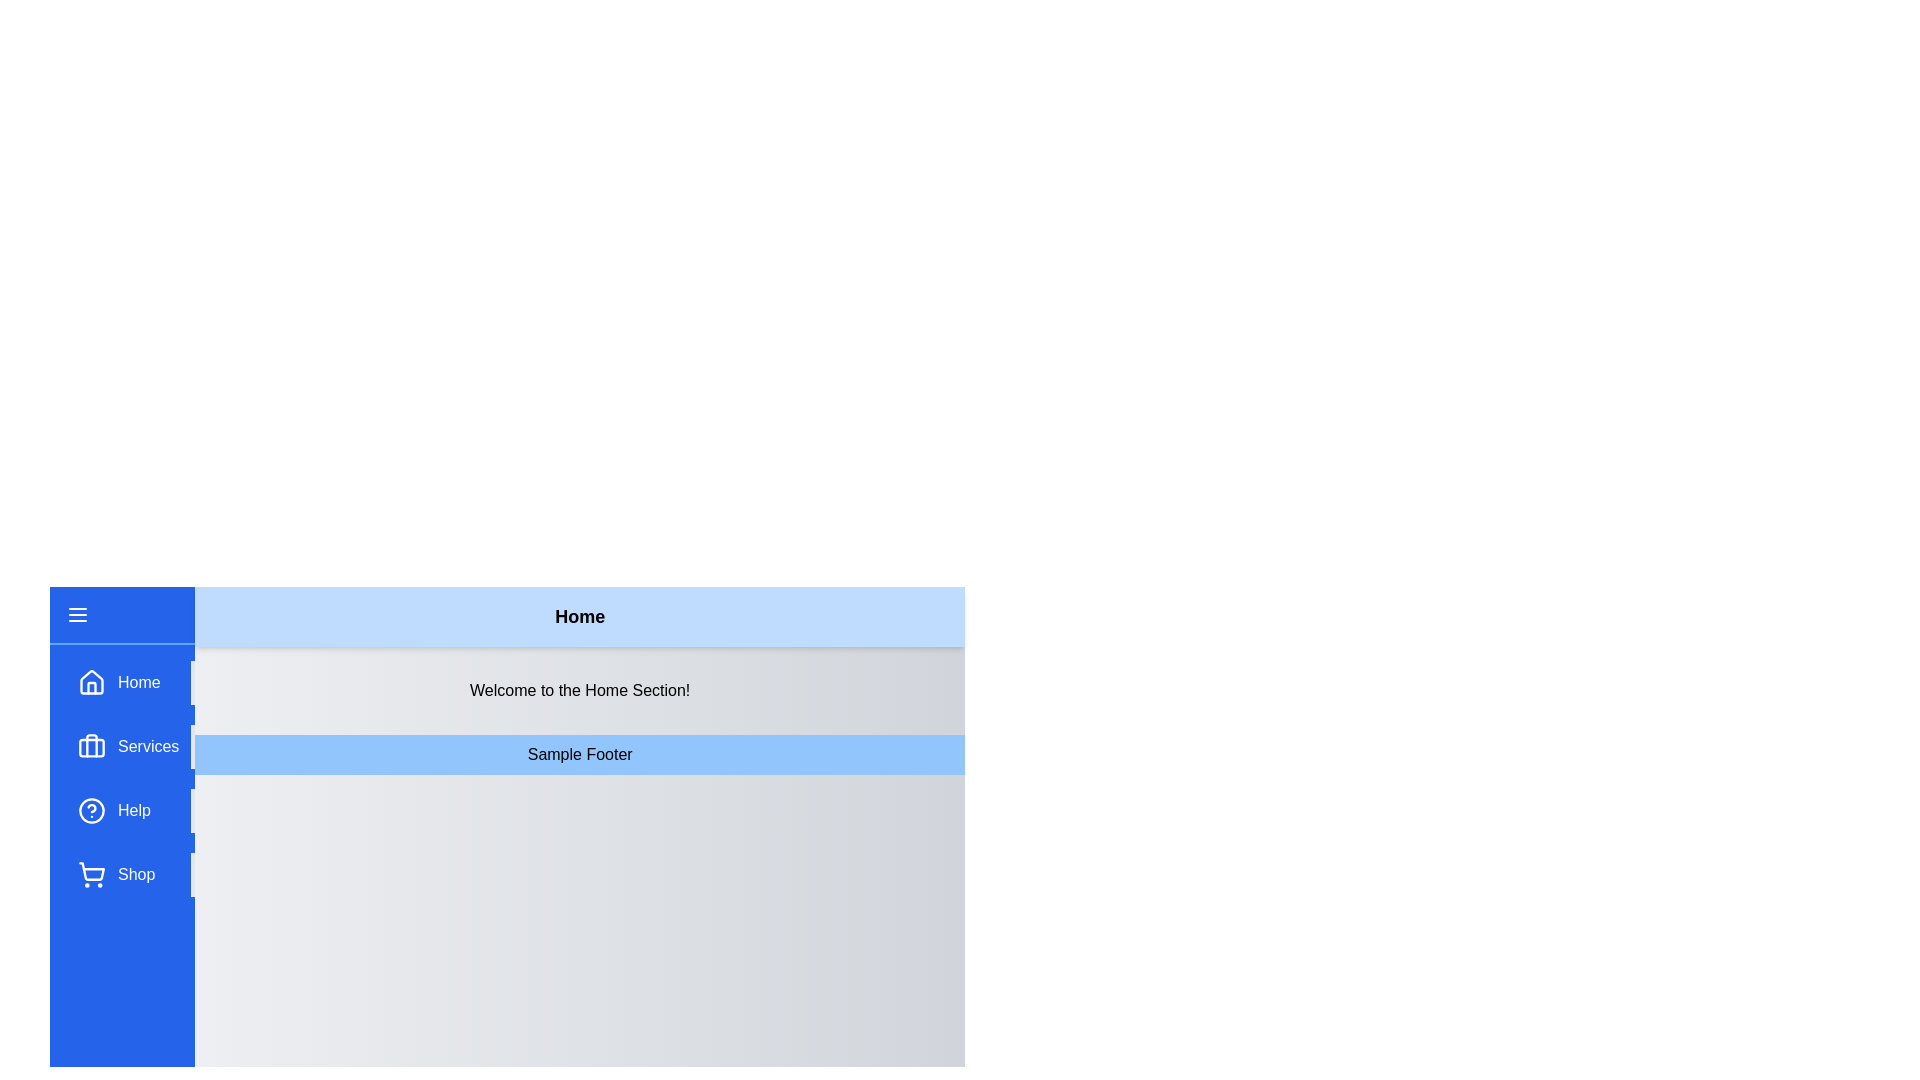 The image size is (1920, 1080). I want to click on the menu icon, so click(77, 613).